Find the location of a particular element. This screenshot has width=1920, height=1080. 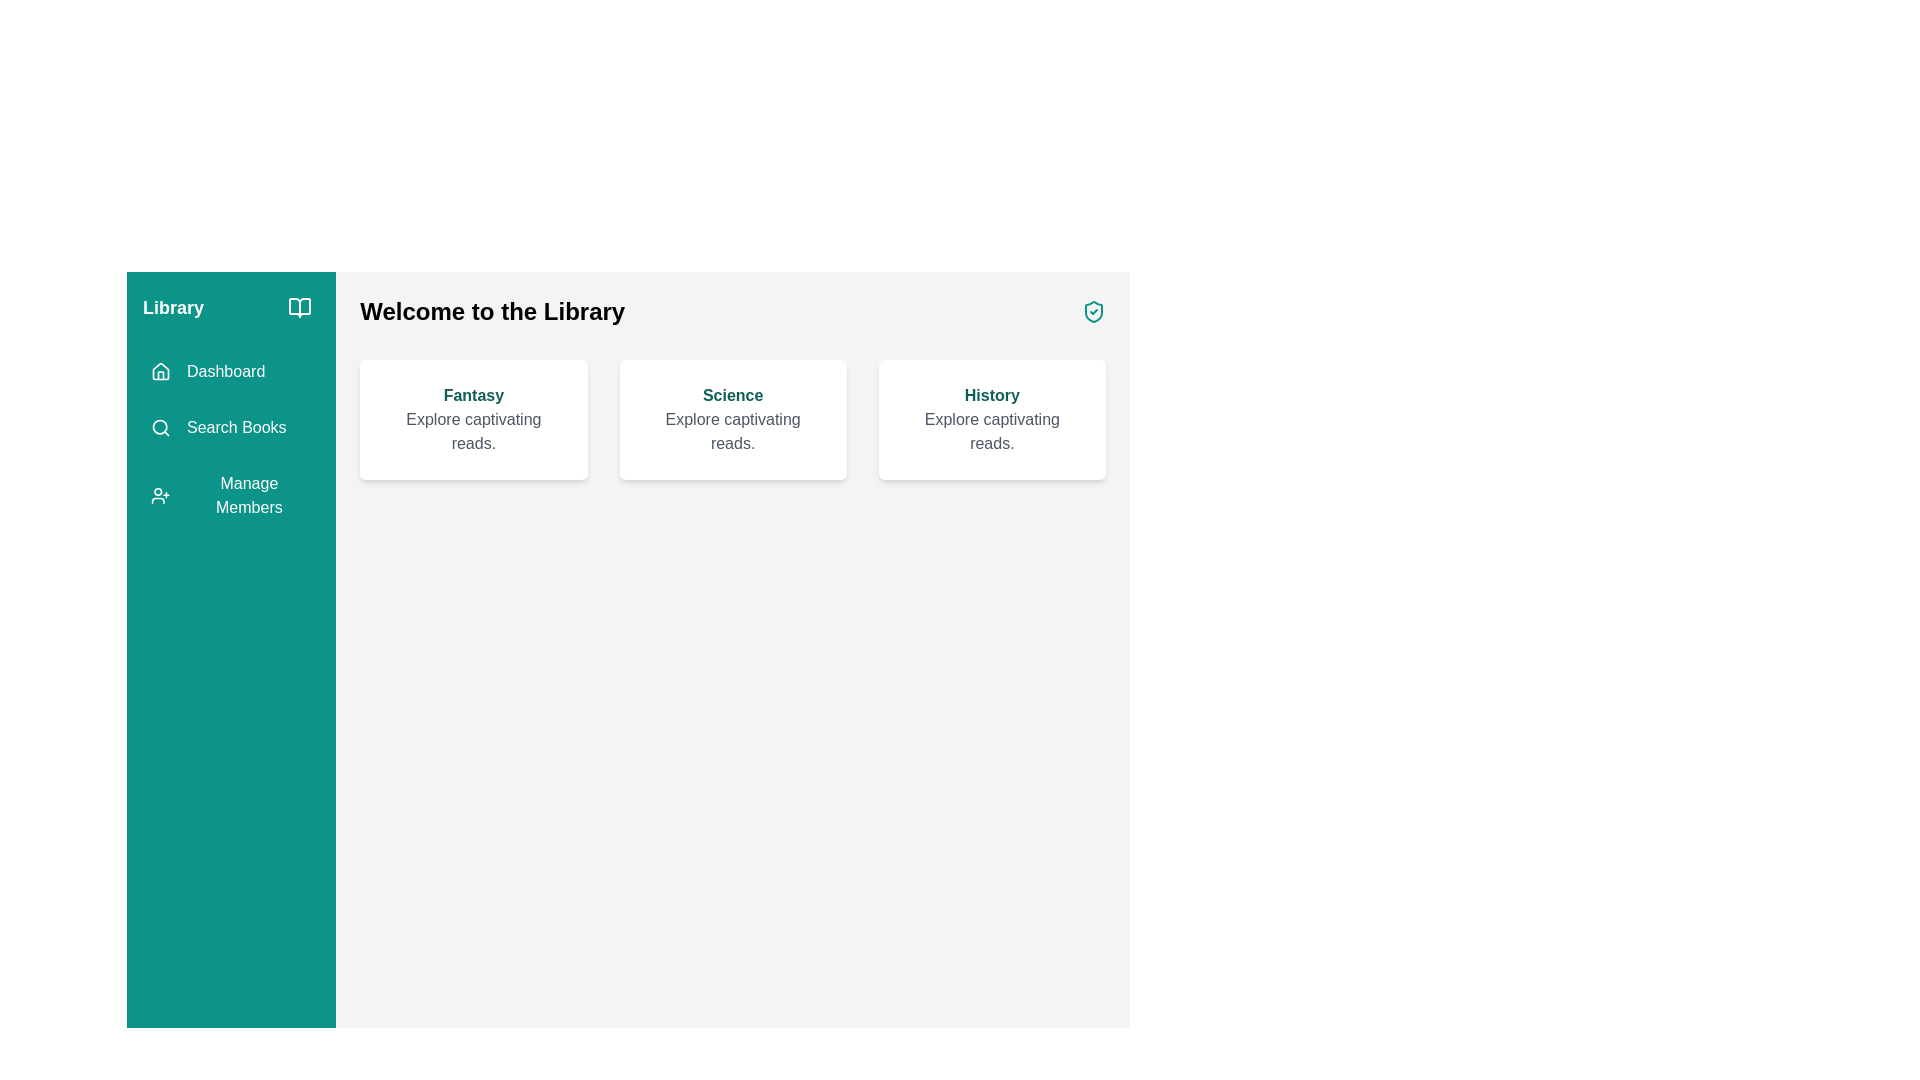

text block that displays 'Explore captivating reads.' located within the 'History' card, positioned directly below the heading 'History' is located at coordinates (992, 431).